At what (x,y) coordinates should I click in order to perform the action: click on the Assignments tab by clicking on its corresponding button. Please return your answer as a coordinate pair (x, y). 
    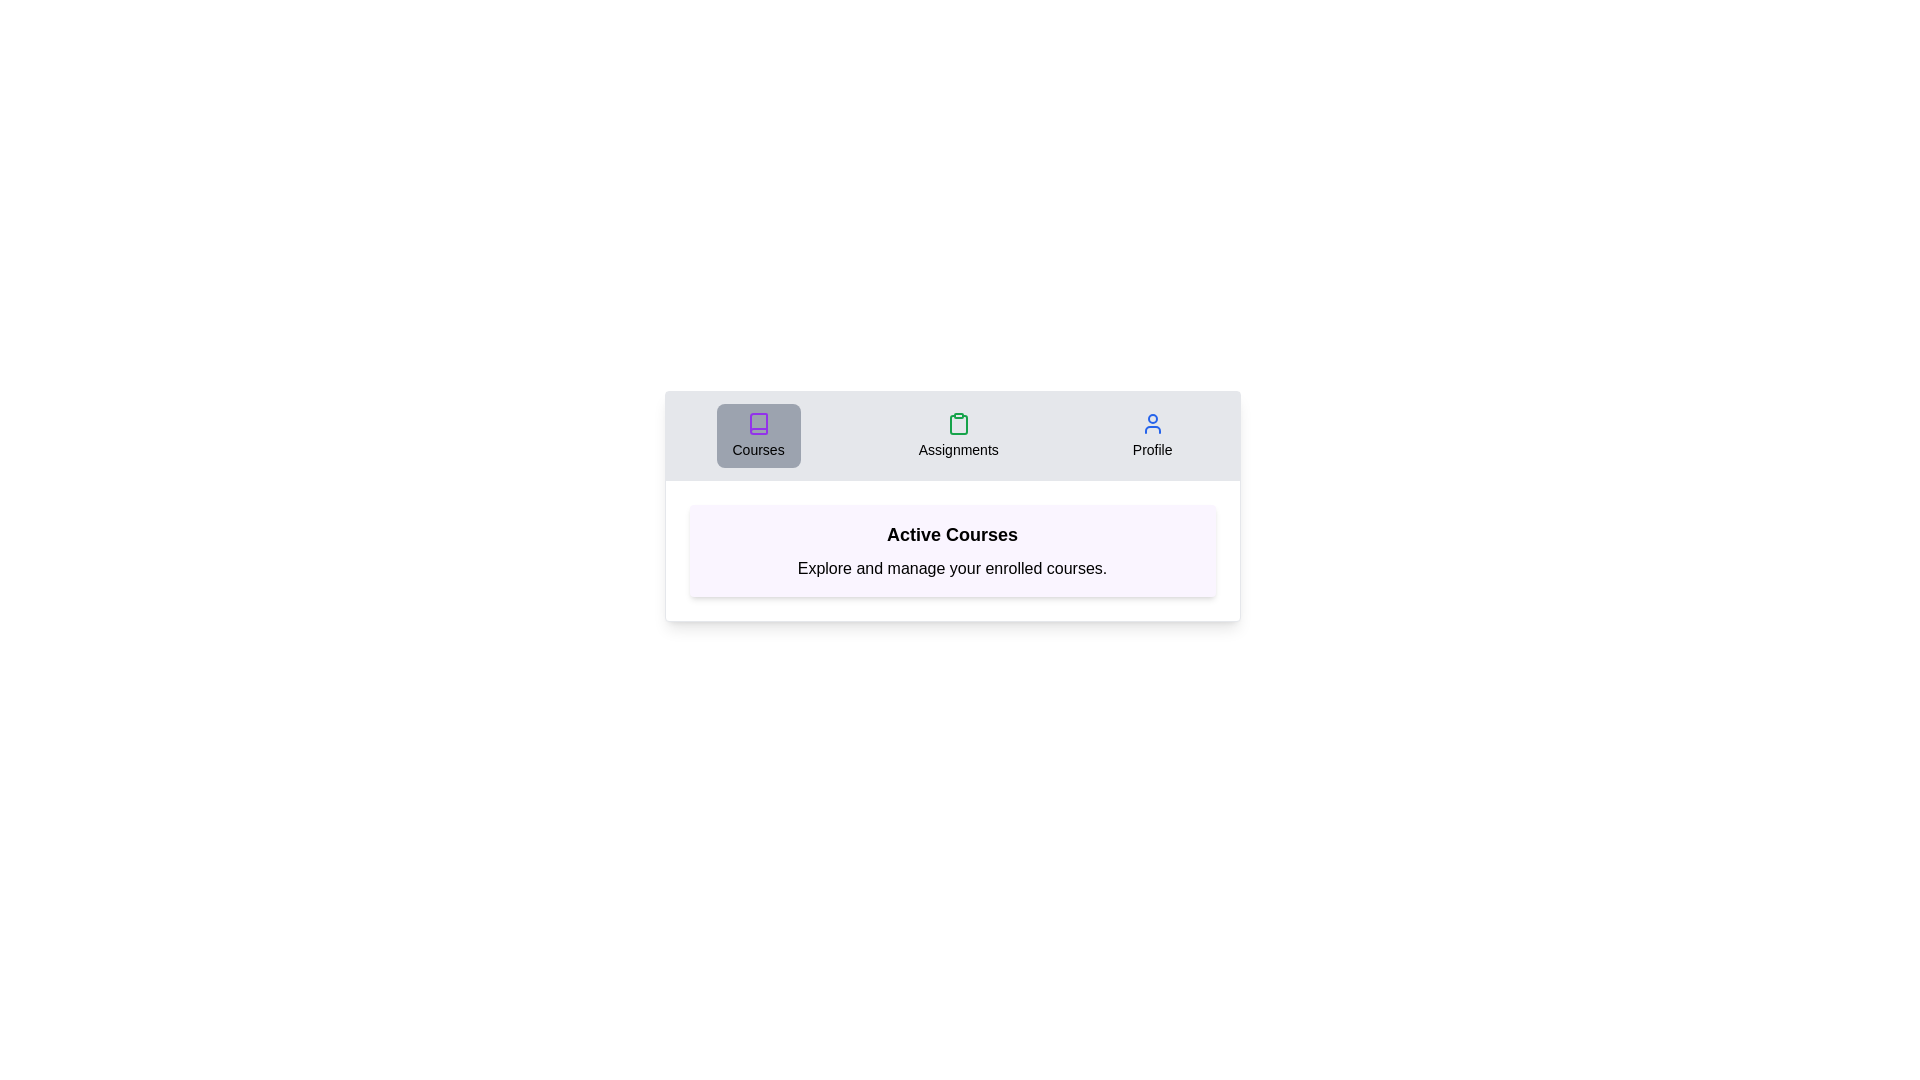
    Looking at the image, I should click on (957, 434).